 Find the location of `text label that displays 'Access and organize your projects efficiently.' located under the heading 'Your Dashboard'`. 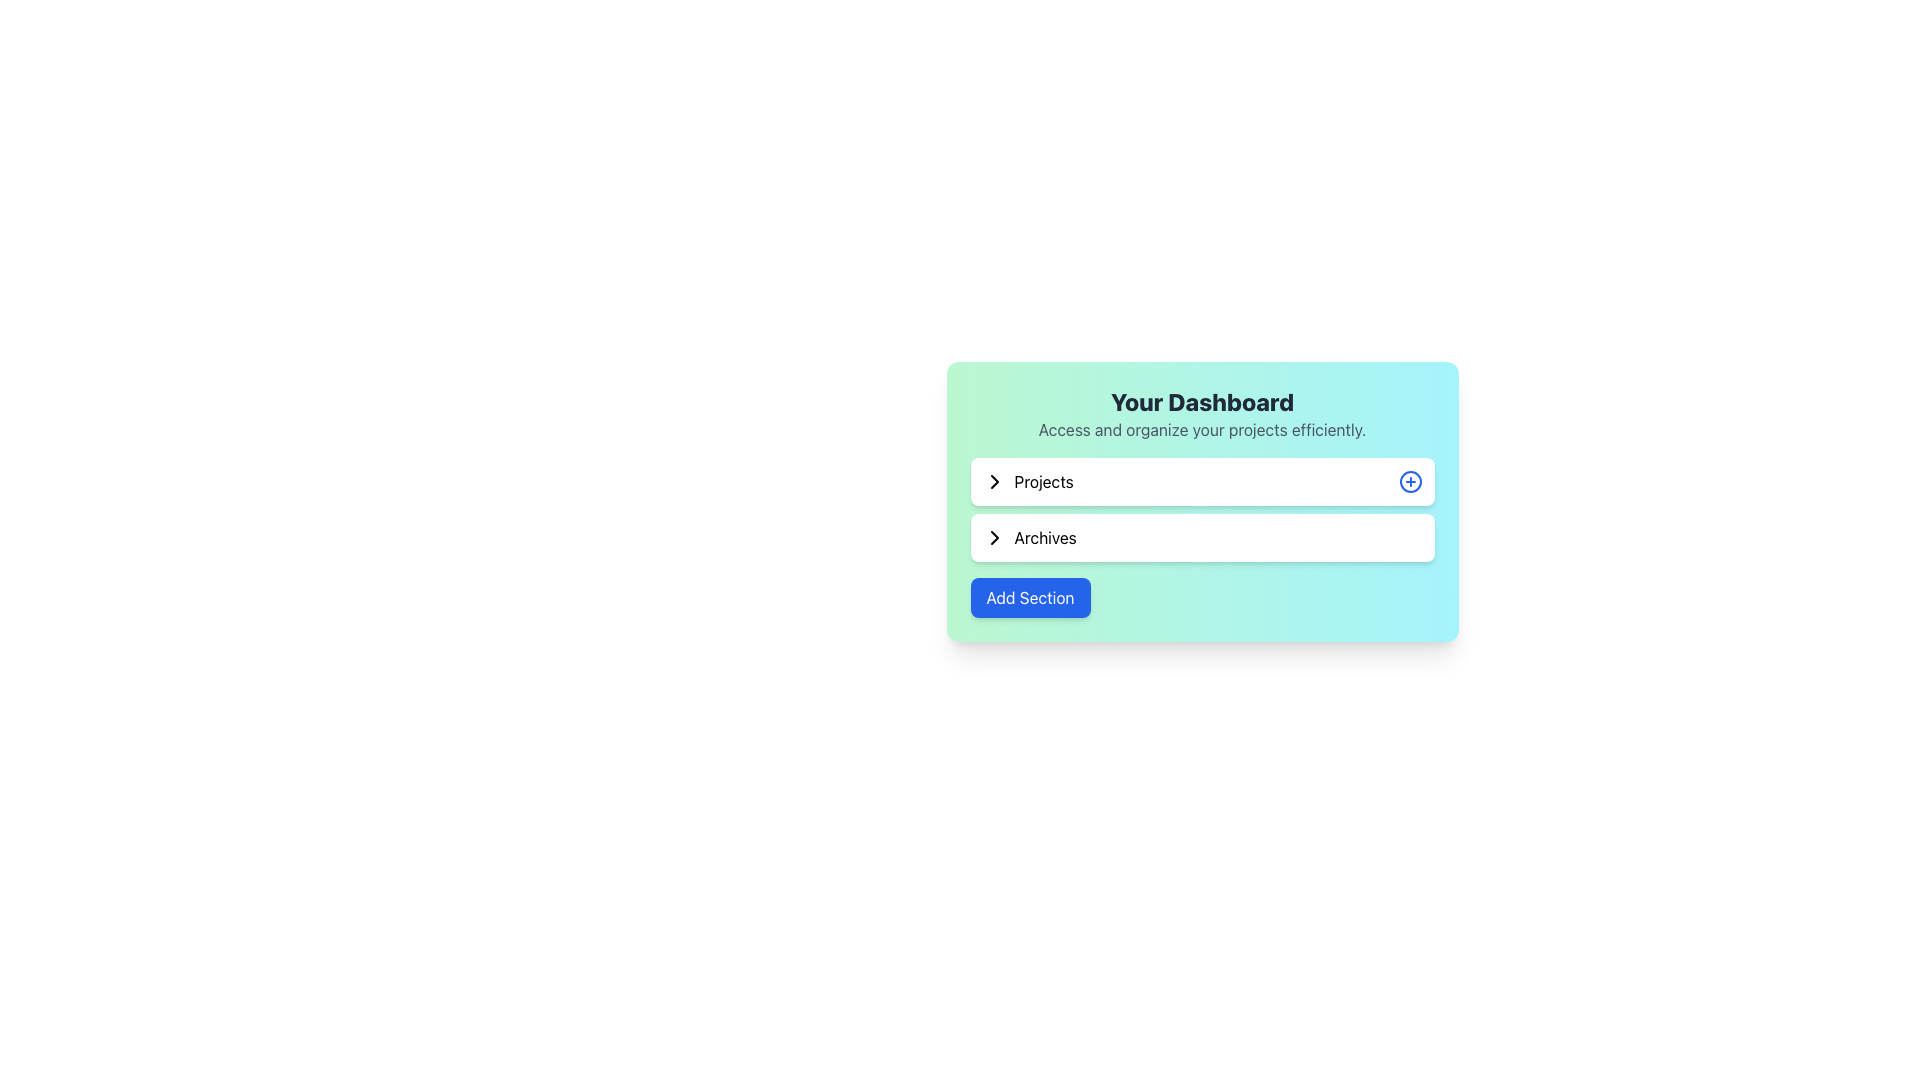

text label that displays 'Access and organize your projects efficiently.' located under the heading 'Your Dashboard' is located at coordinates (1201, 428).